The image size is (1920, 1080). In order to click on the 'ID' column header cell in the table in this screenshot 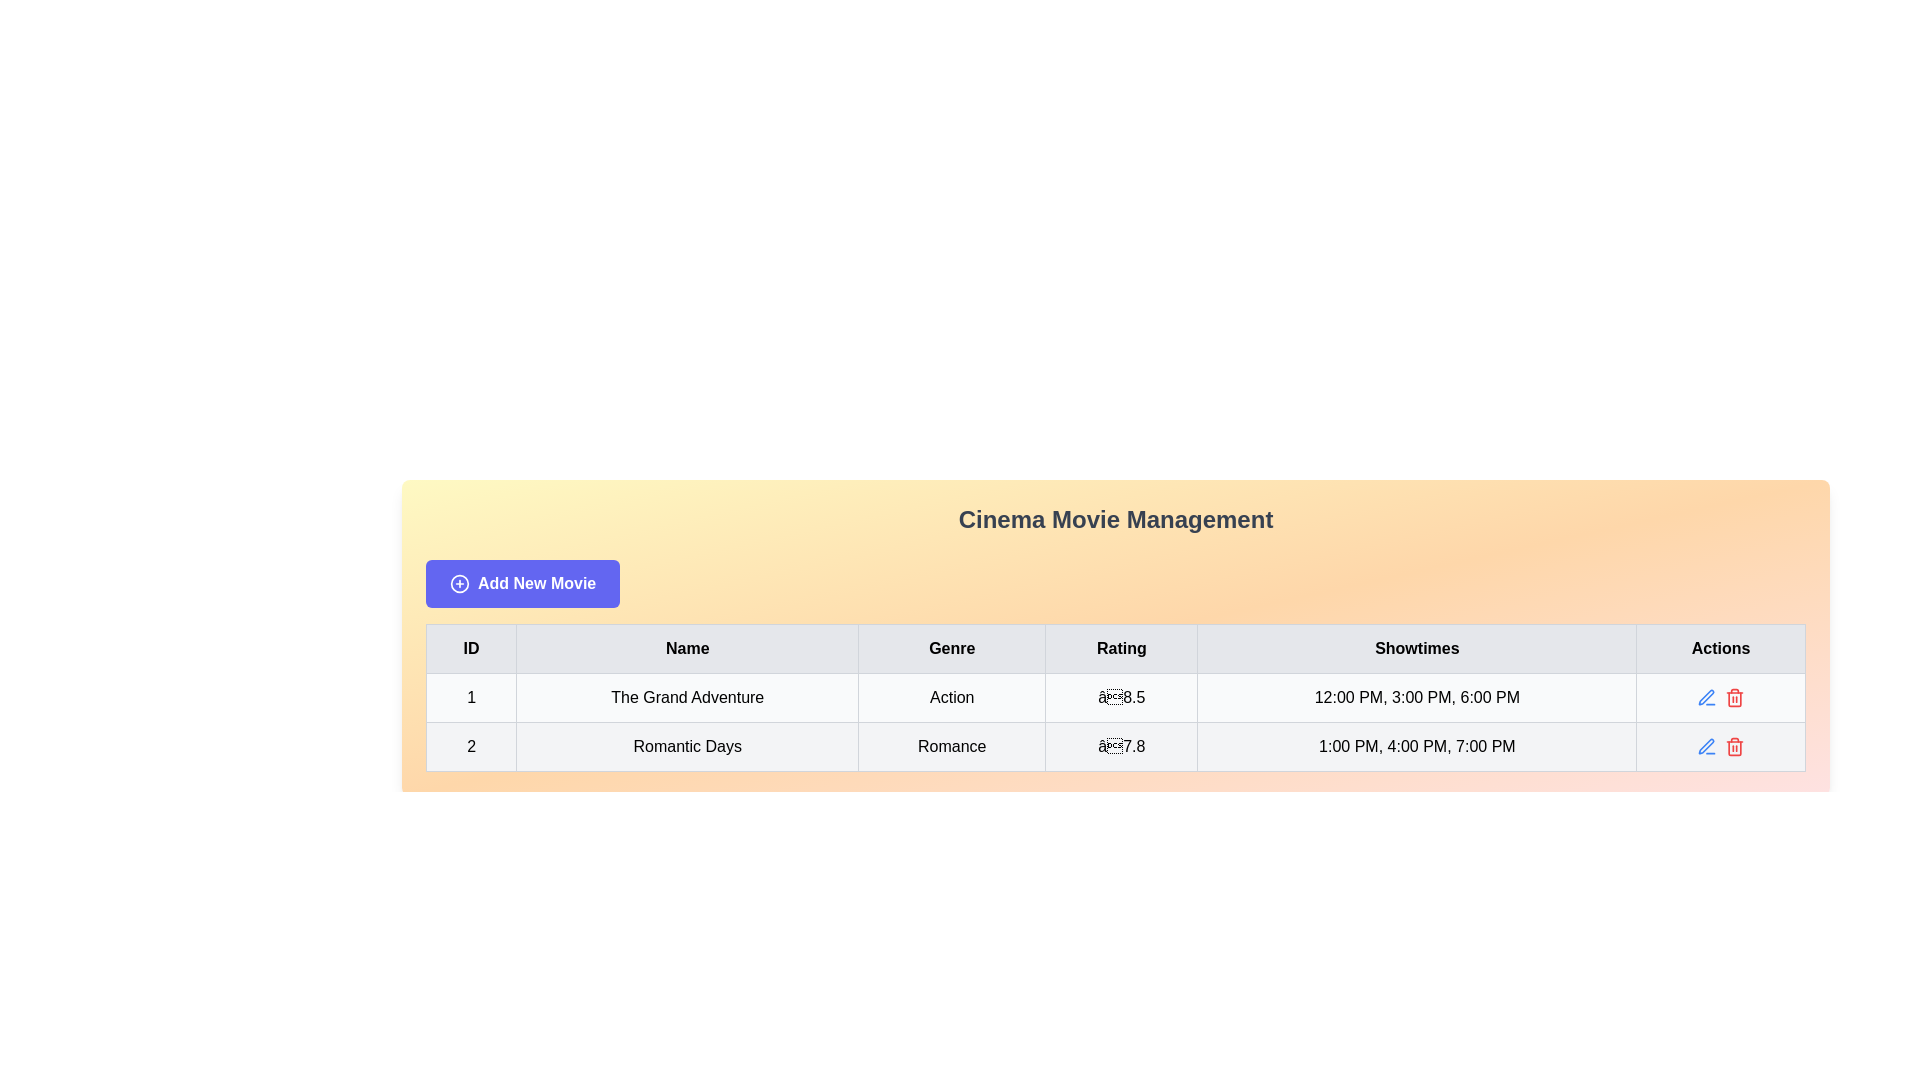, I will do `click(470, 648)`.